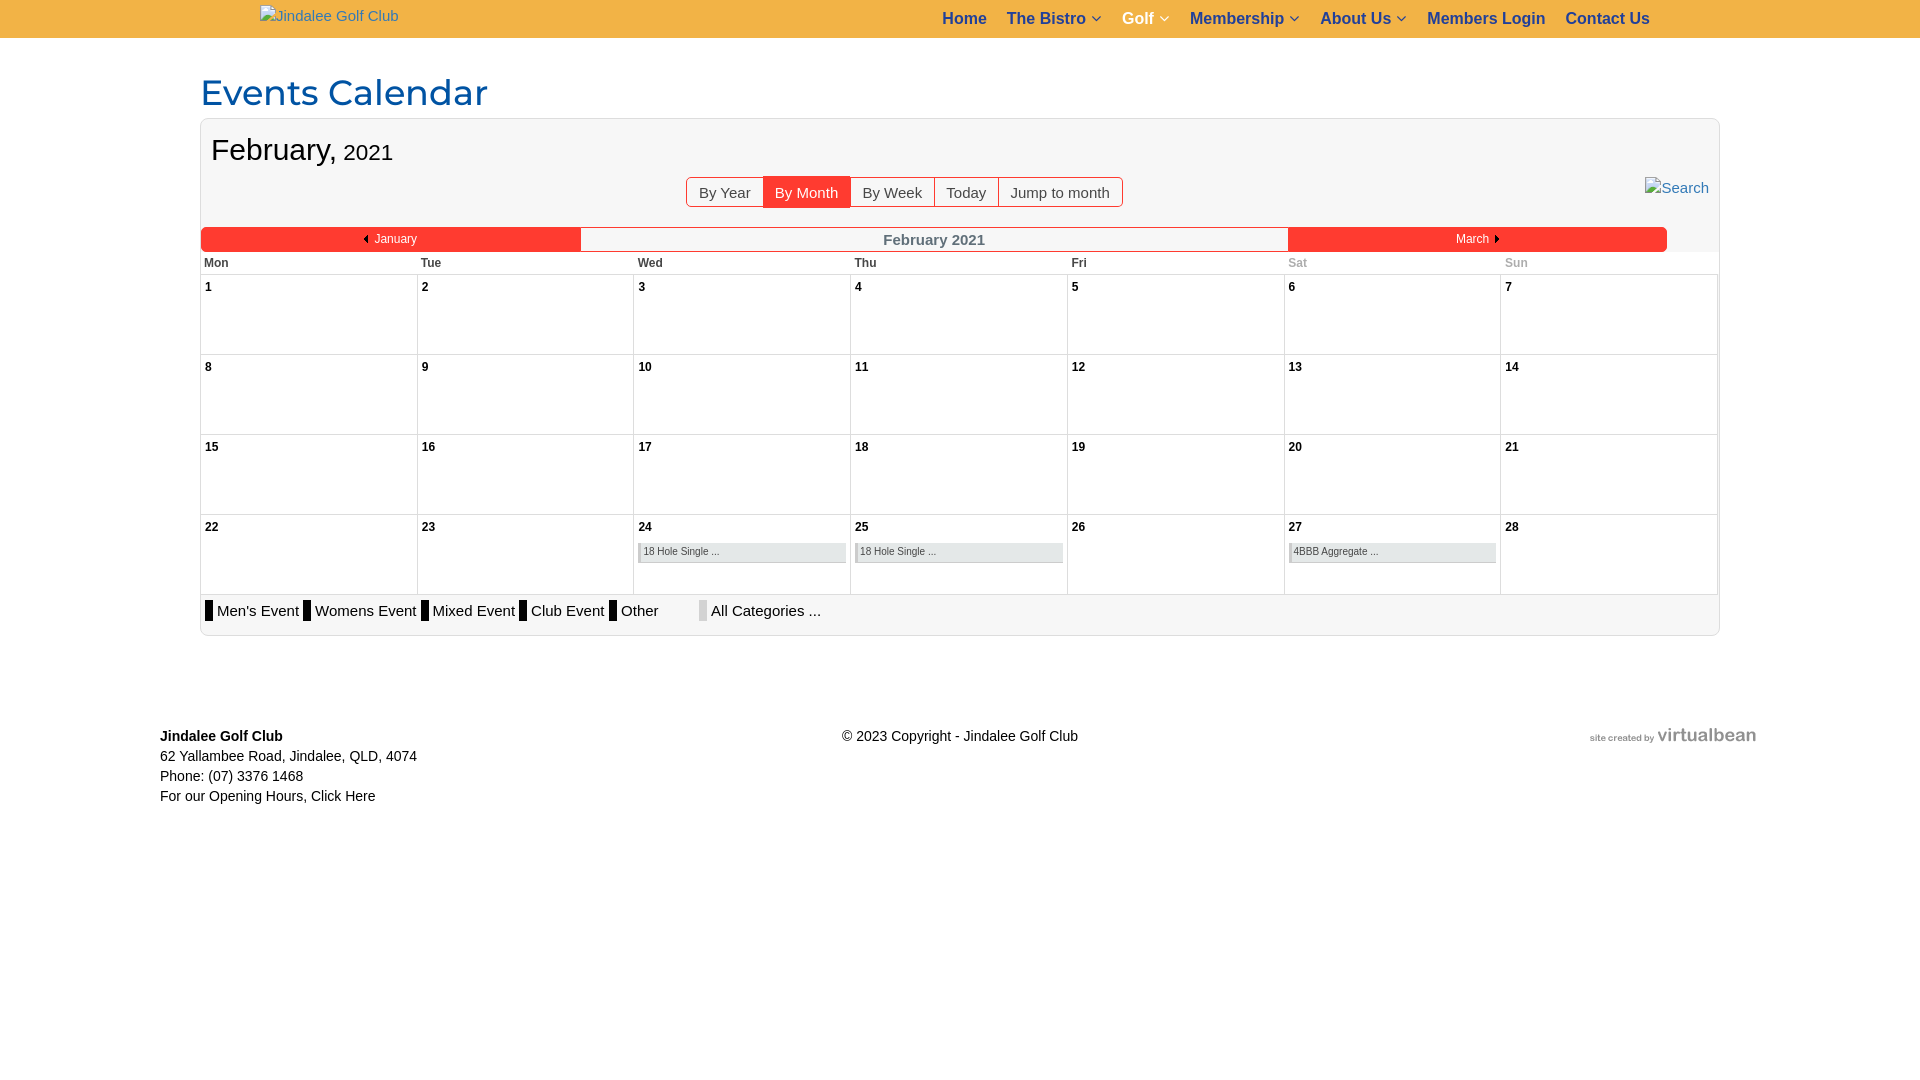  I want to click on 'Contact Us', so click(1608, 19).